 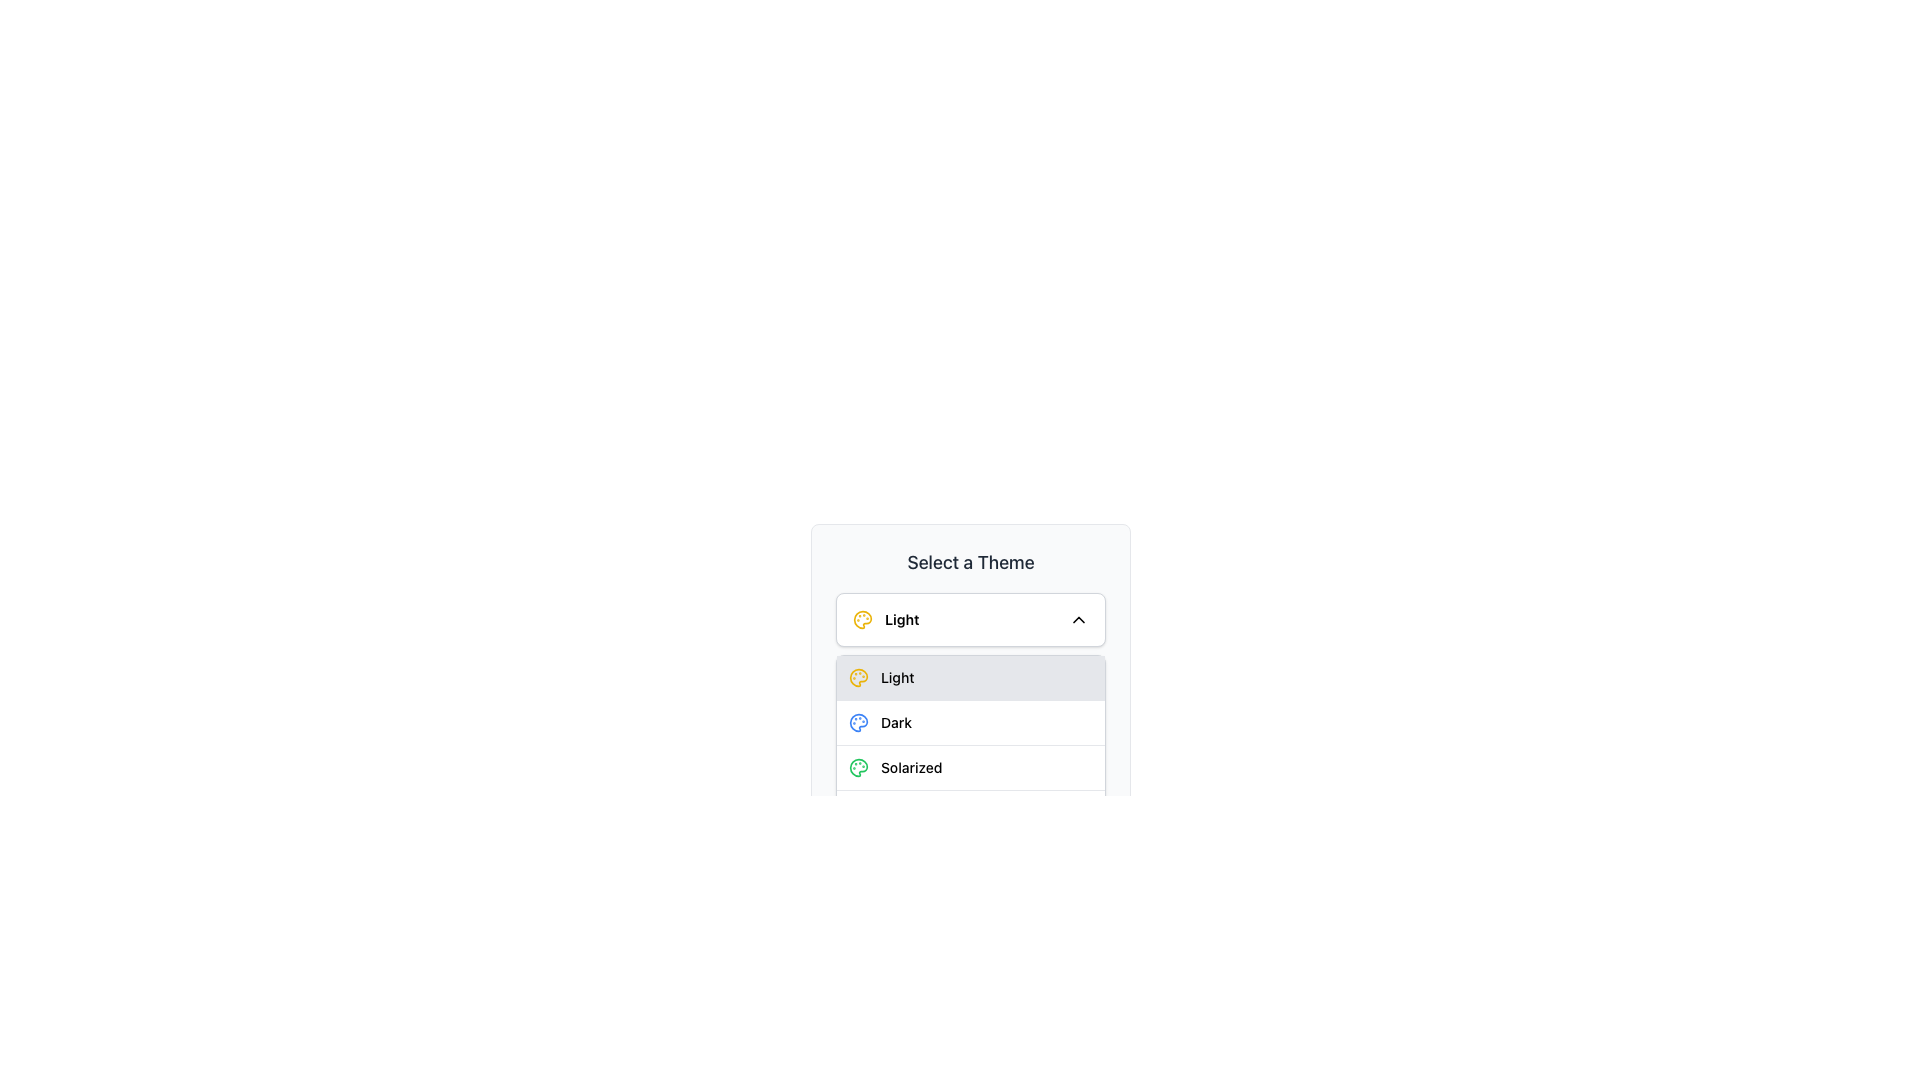 I want to click on the downward-pointing chevron icon next to the text 'Light', so click(x=1078, y=619).